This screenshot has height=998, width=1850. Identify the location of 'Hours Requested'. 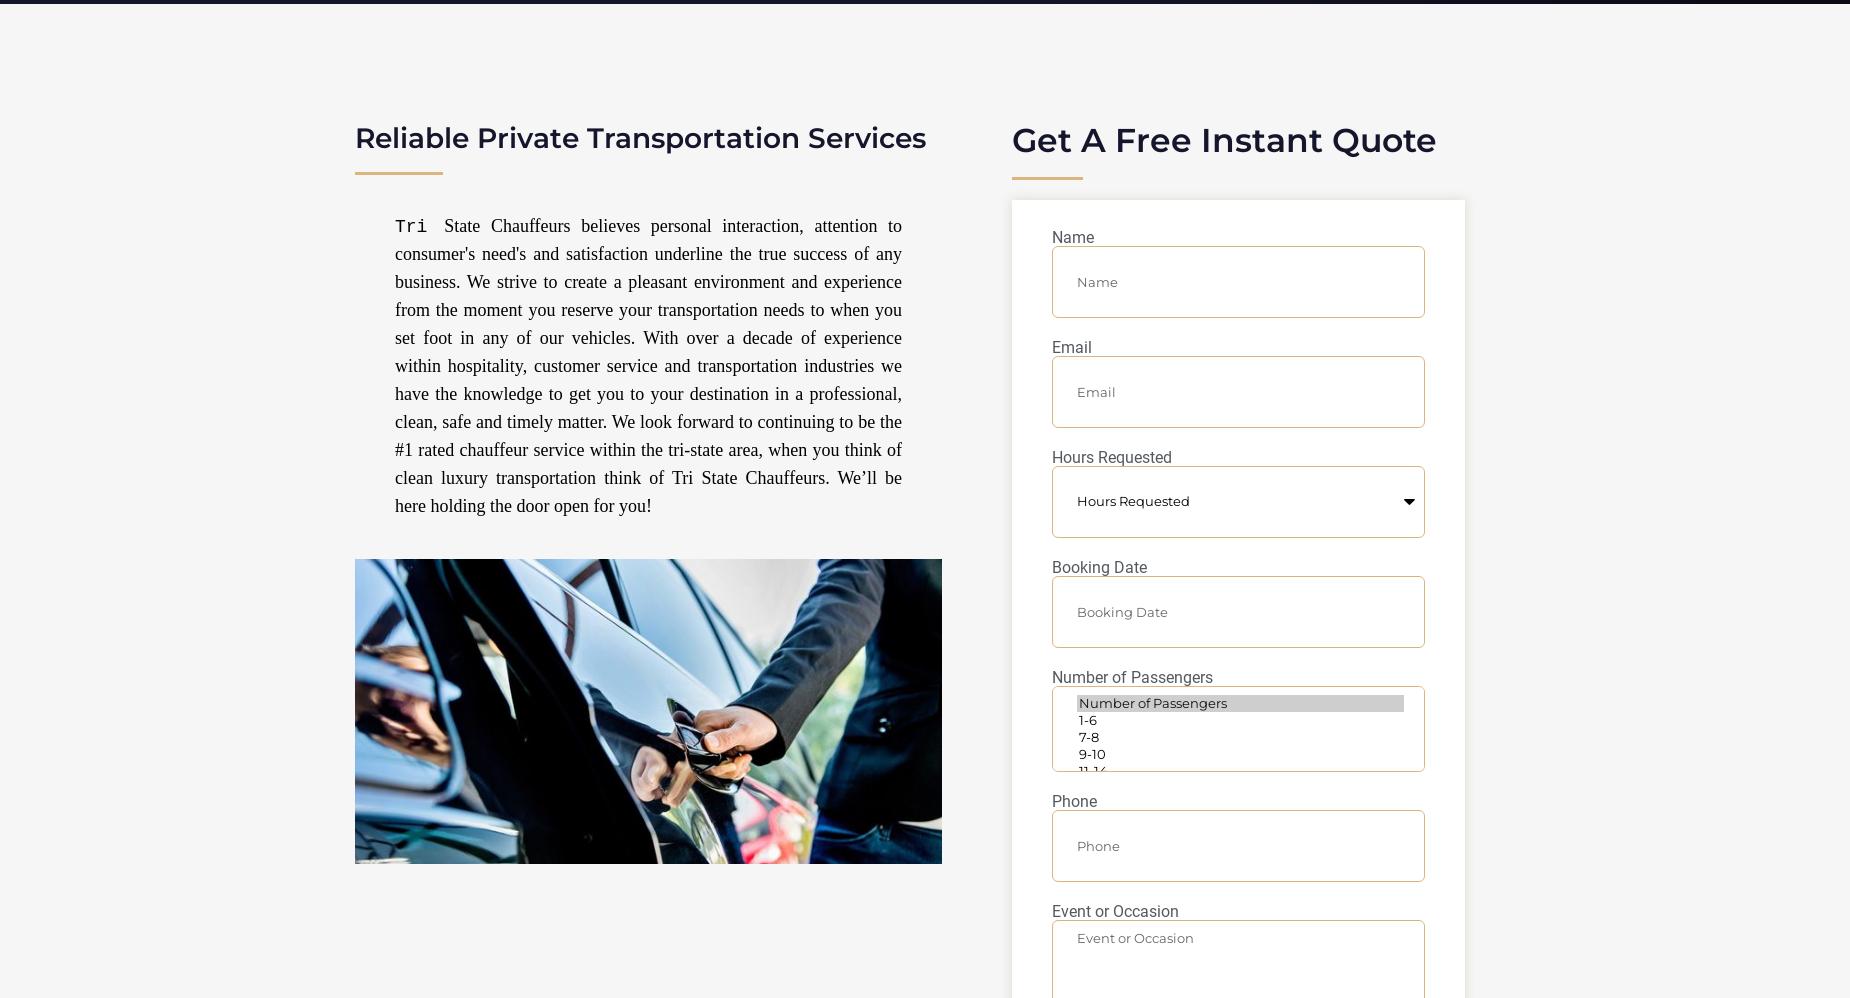
(1111, 456).